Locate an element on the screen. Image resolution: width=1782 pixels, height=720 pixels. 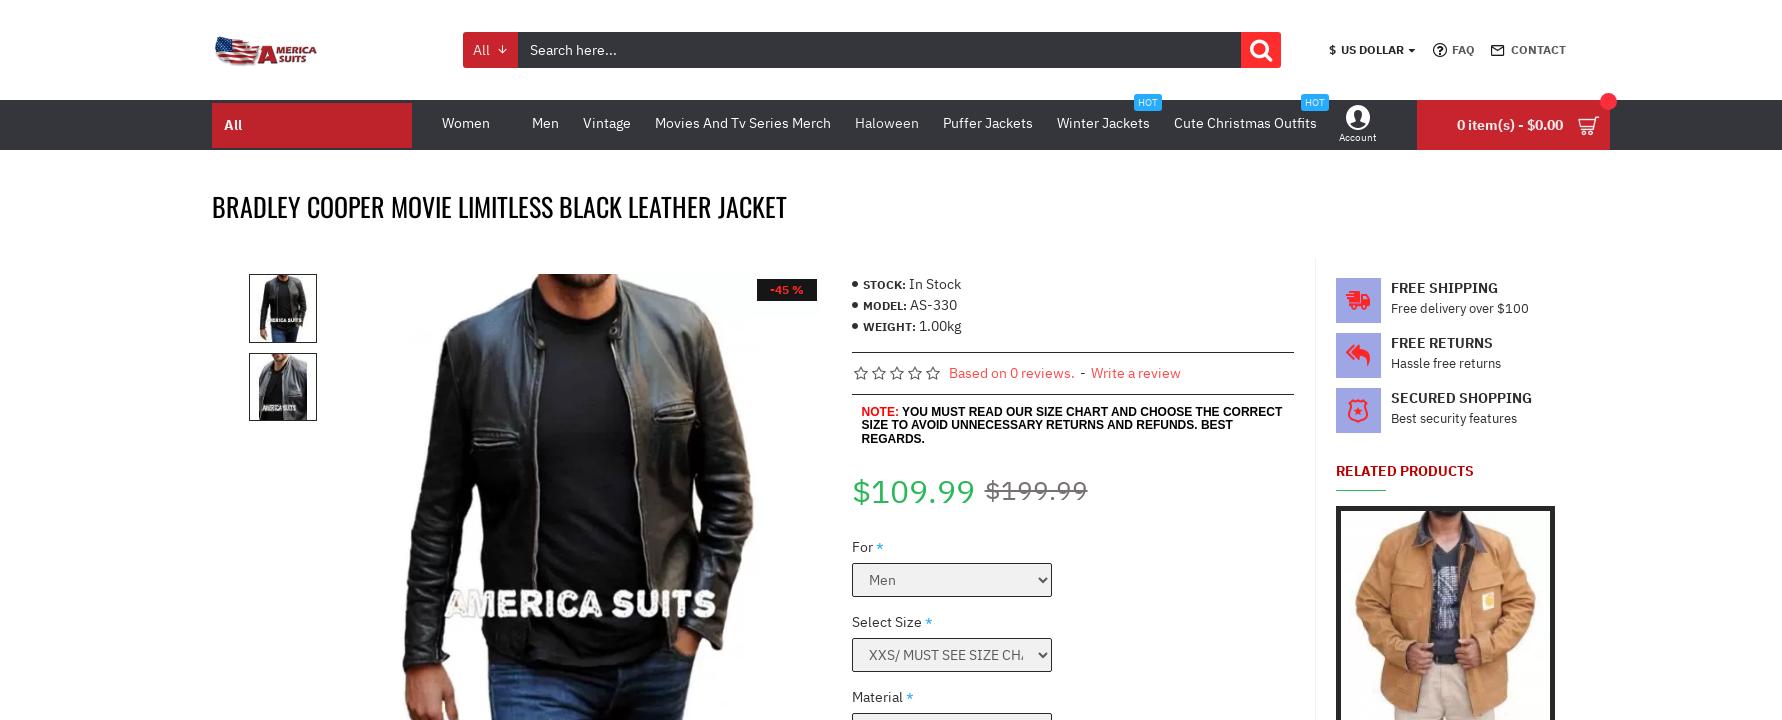
'Haloween' is located at coordinates (852, 122).